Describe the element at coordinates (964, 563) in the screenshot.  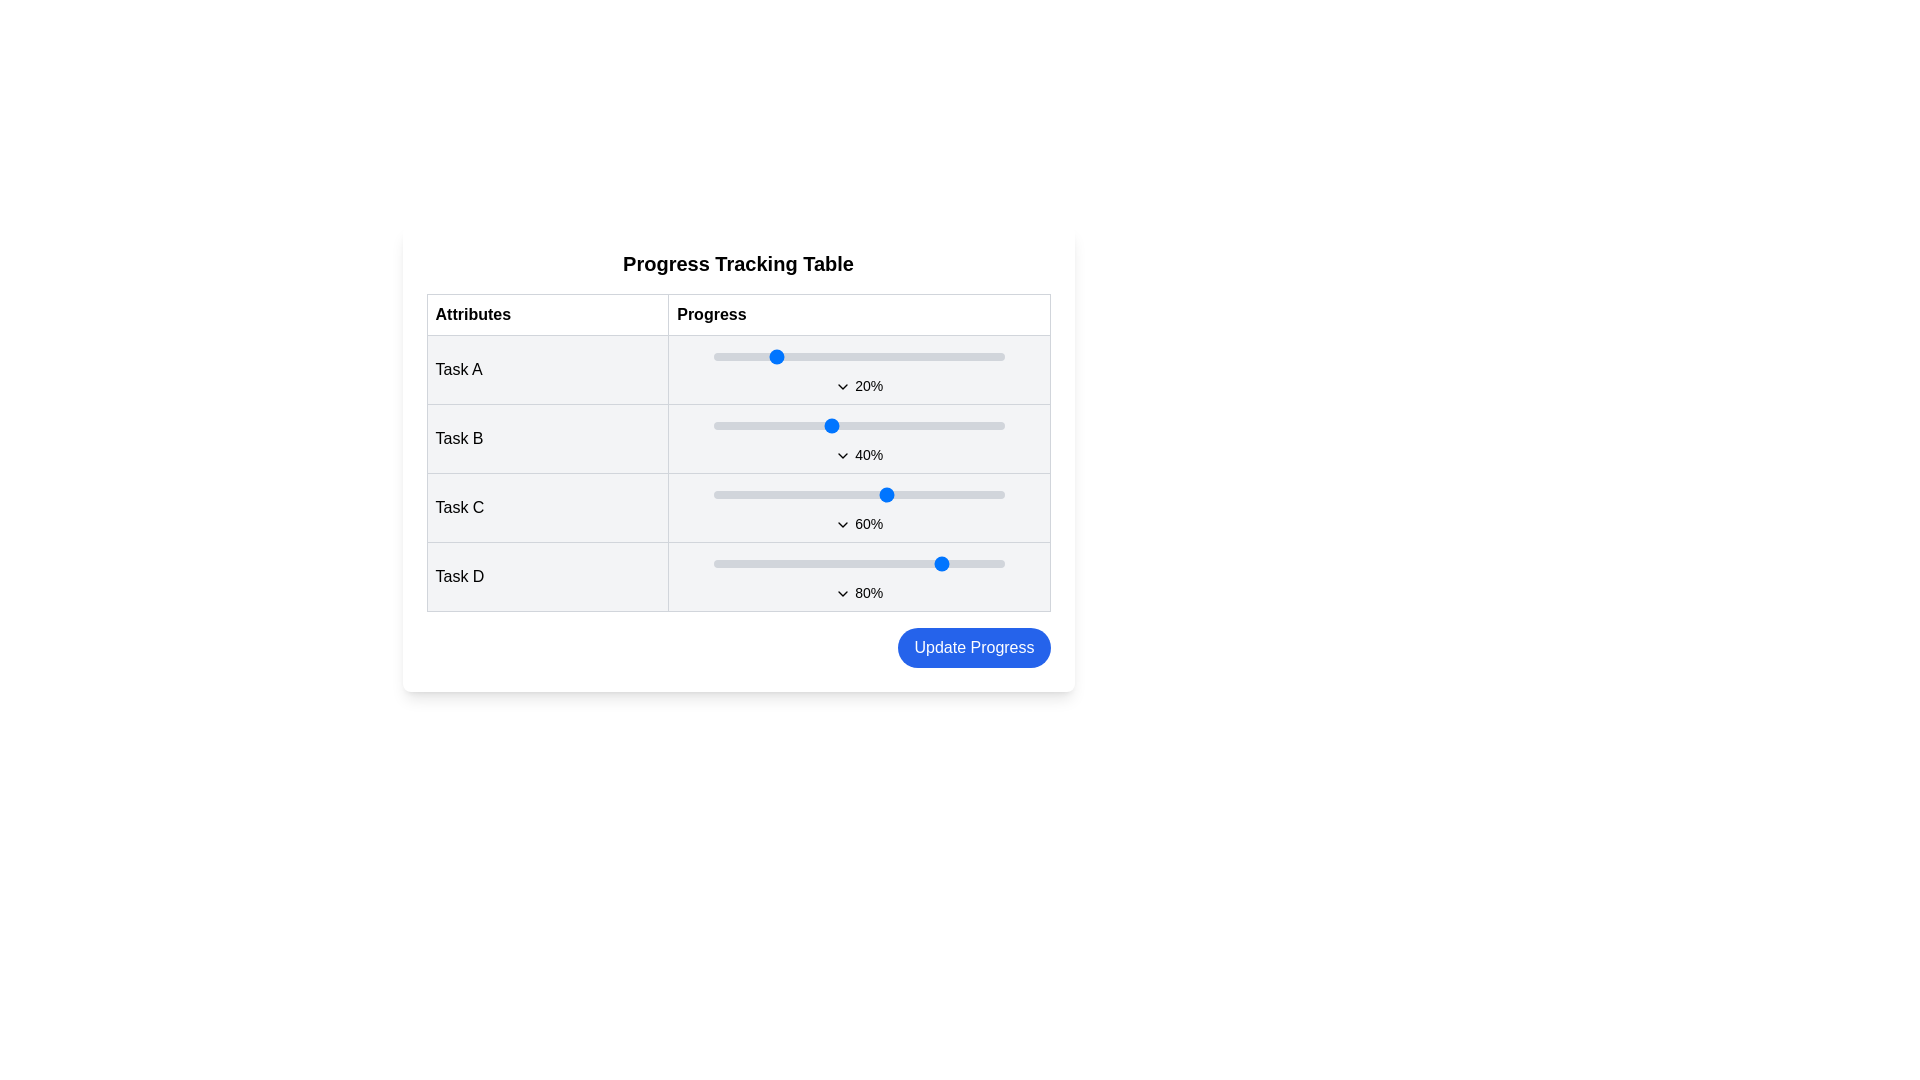
I see `the Task D progress value` at that location.